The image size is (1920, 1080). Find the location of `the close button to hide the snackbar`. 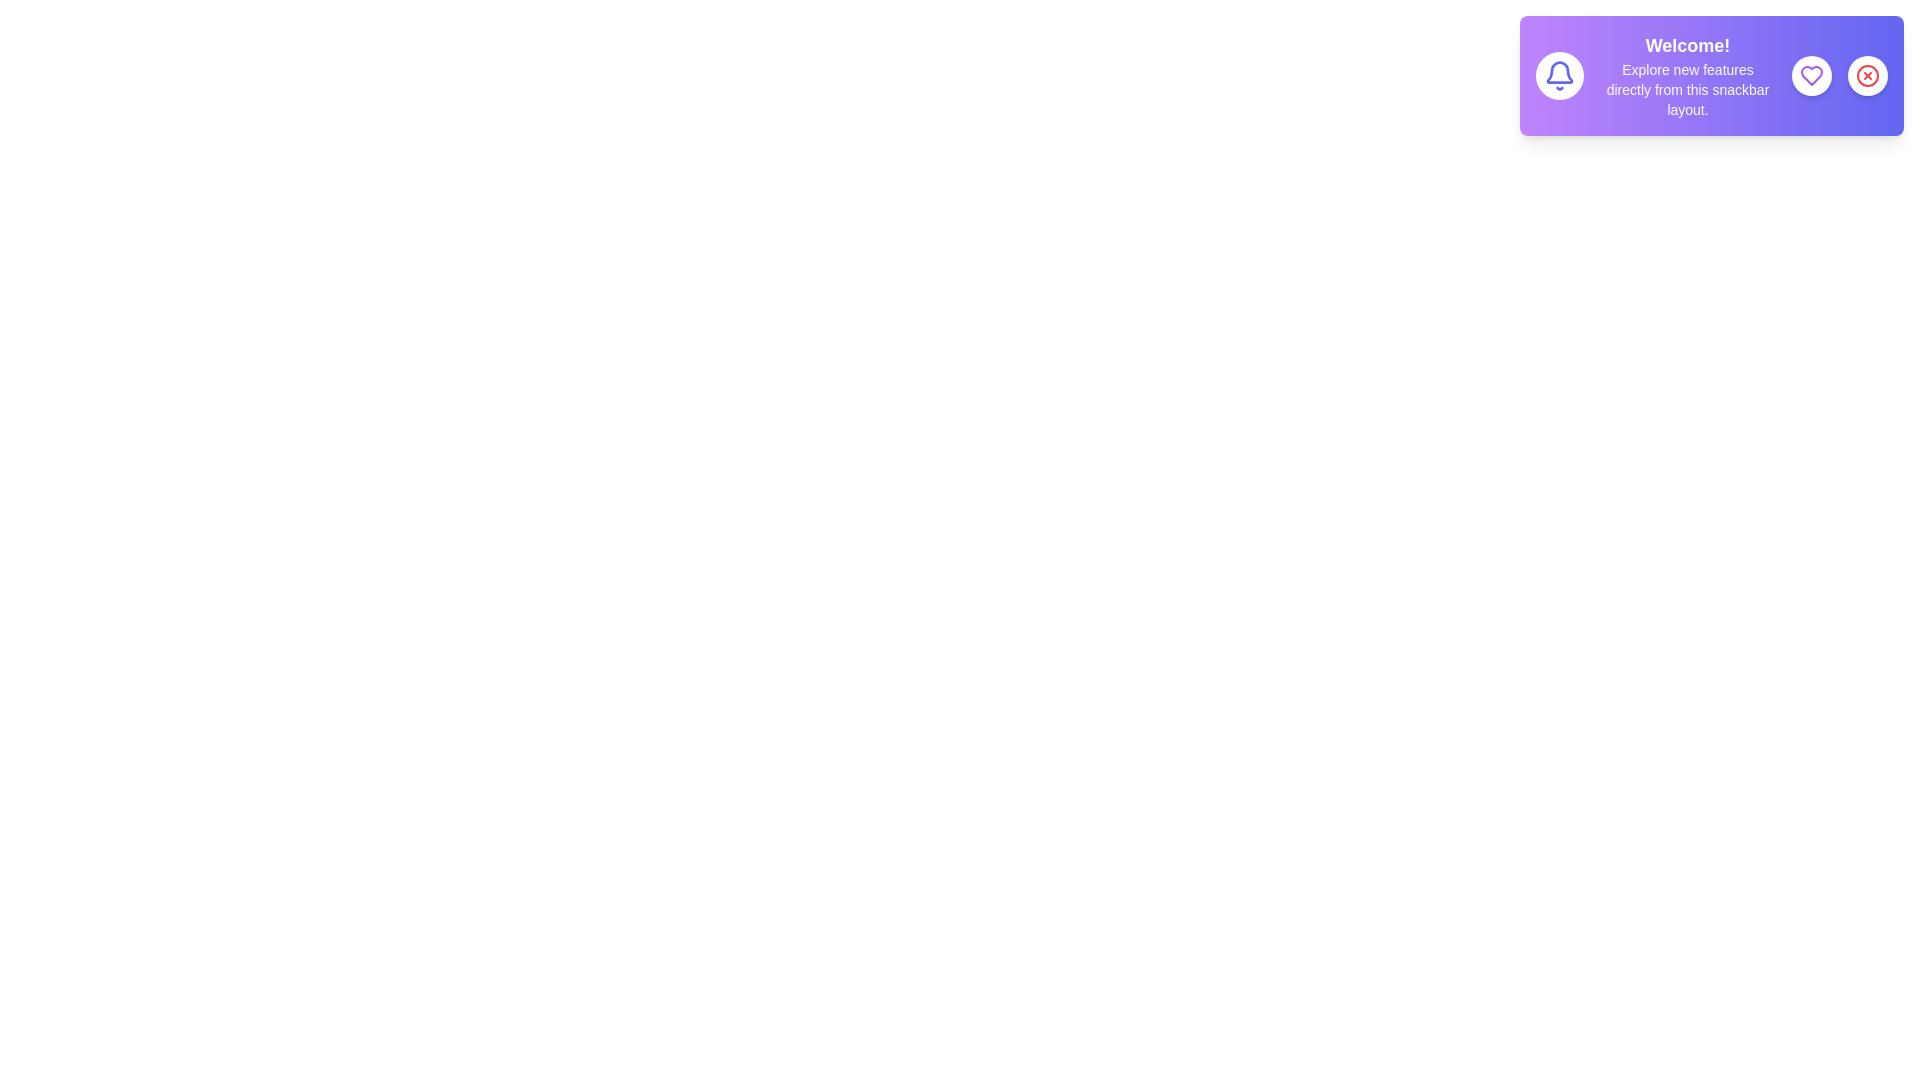

the close button to hide the snackbar is located at coordinates (1866, 75).